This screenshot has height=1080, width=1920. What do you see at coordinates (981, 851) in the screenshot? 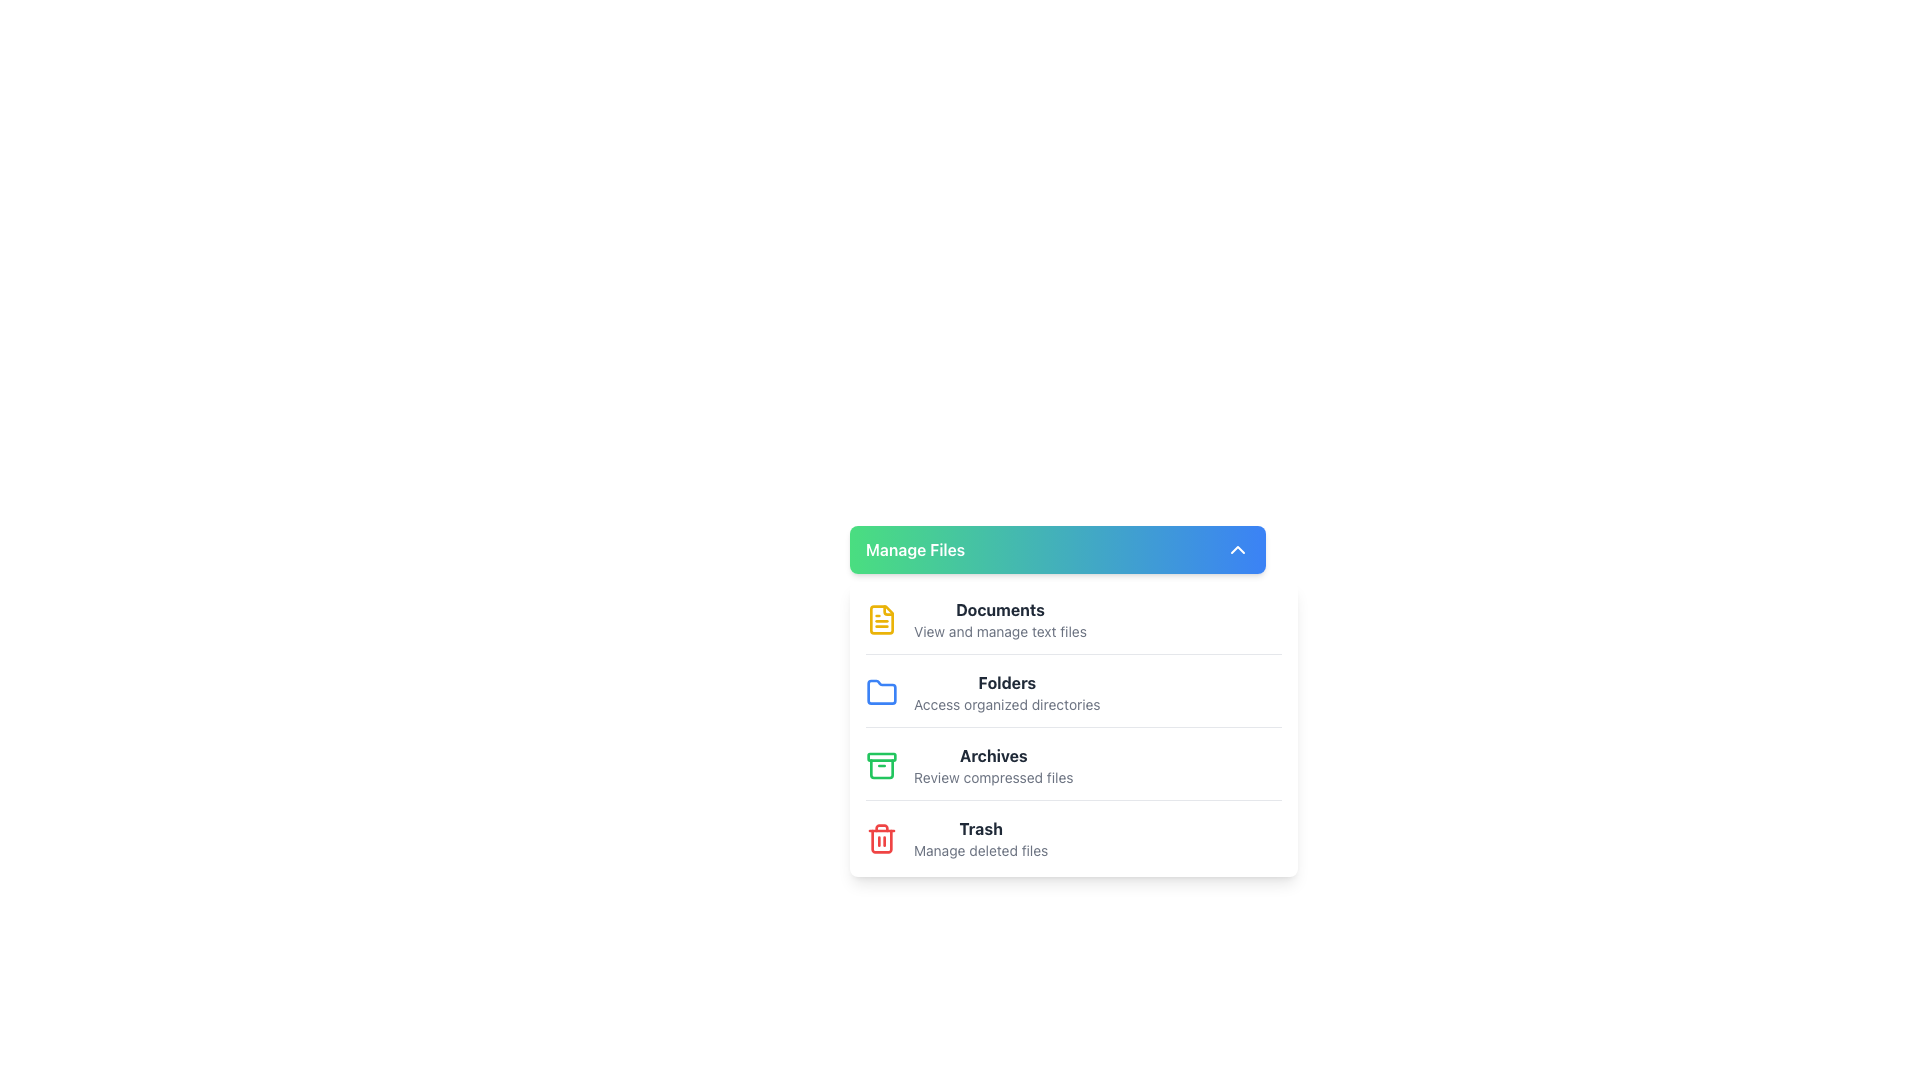
I see `the static text label that reads 'Manage deleted files', which is positioned beneath the bold label 'Trash'` at bounding box center [981, 851].